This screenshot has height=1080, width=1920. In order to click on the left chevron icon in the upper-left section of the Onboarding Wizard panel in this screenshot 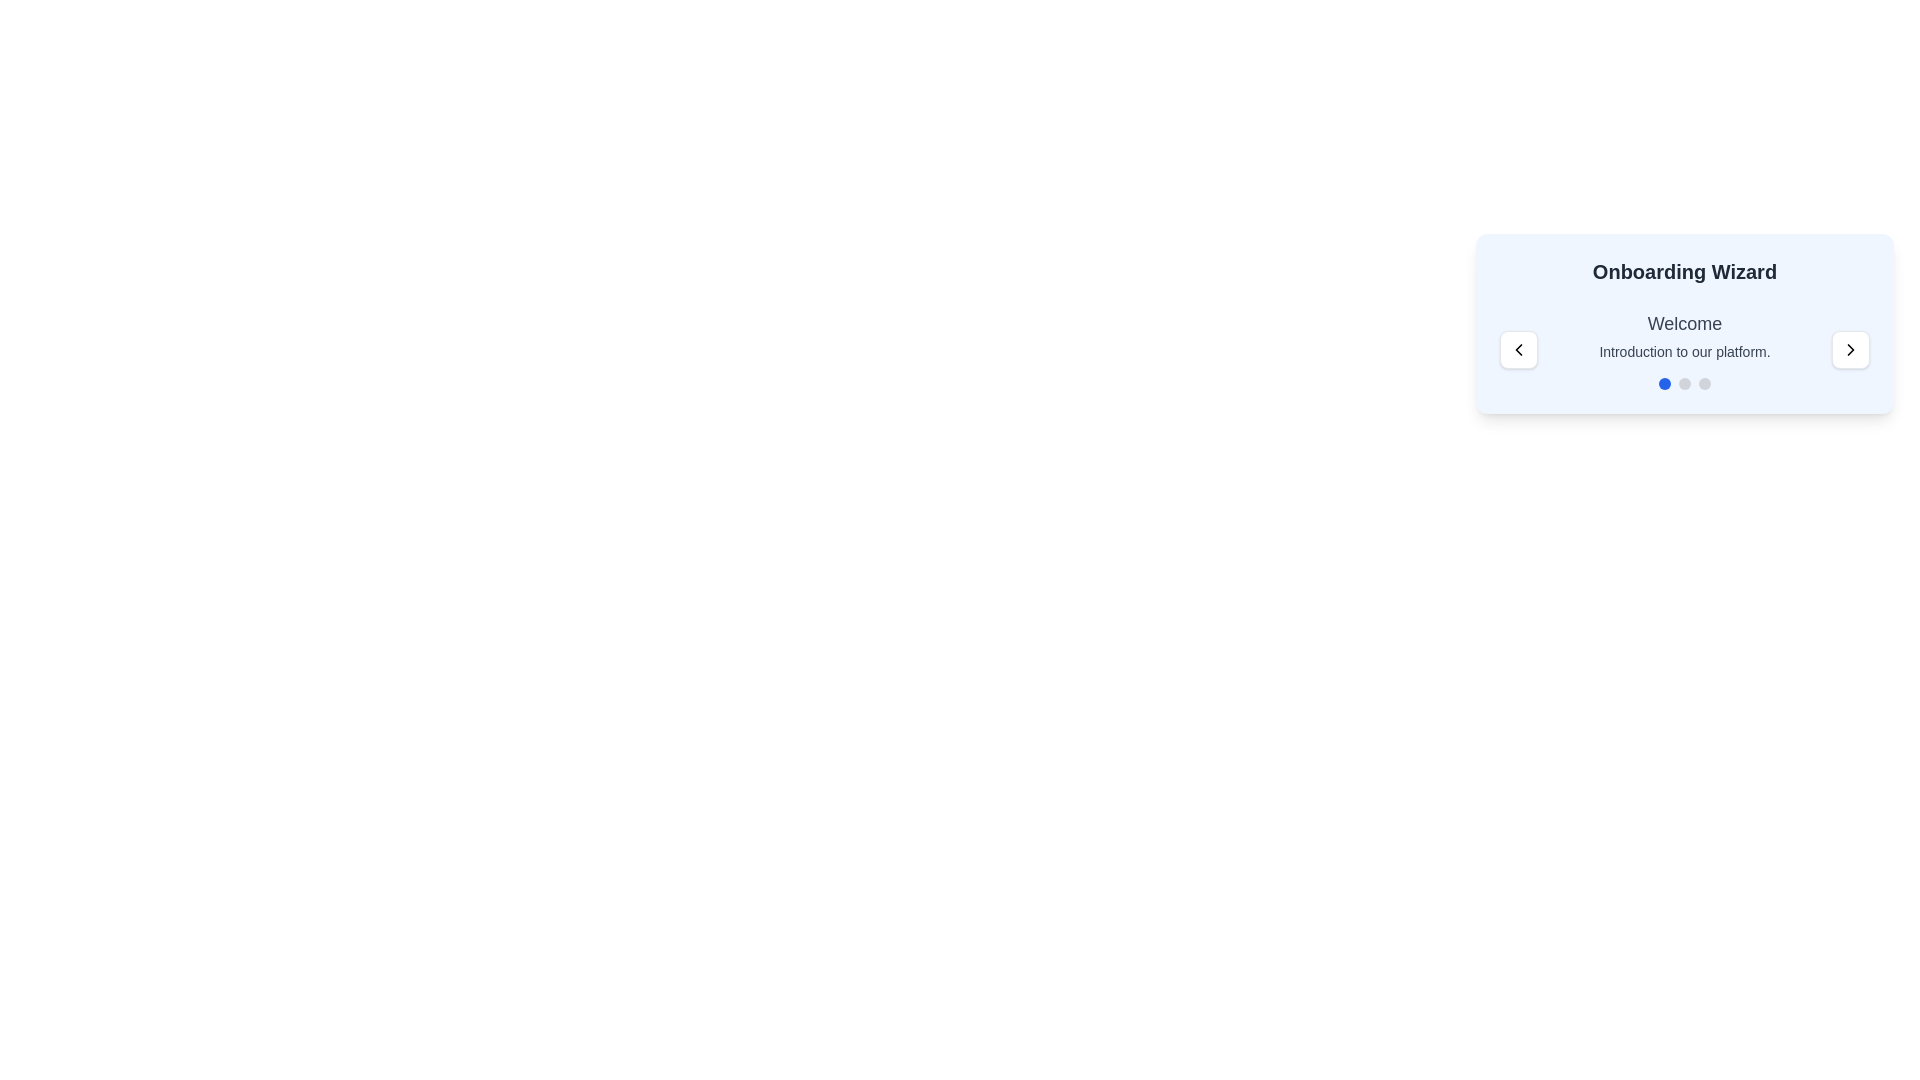, I will do `click(1518, 349)`.